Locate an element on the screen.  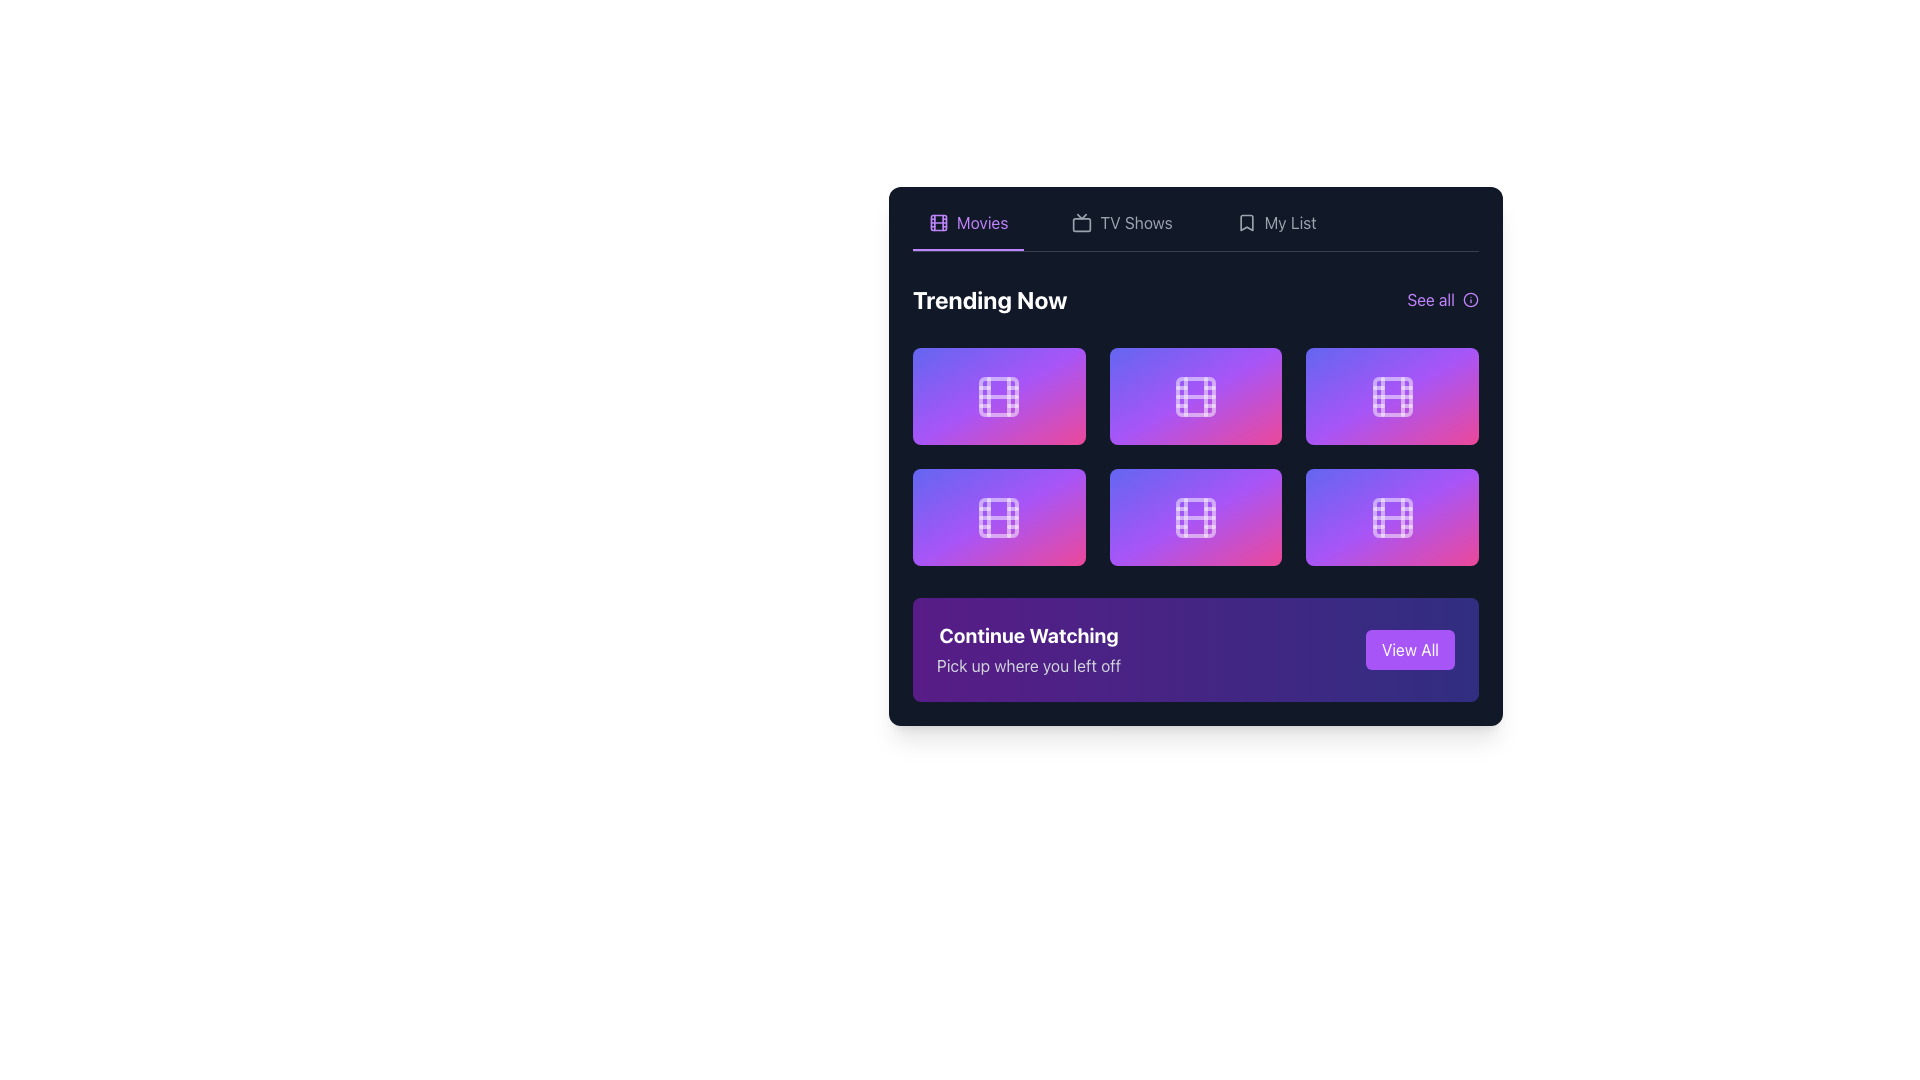
the bookmark icon in the top navigation bar associated with the 'My List' label is located at coordinates (1245, 223).